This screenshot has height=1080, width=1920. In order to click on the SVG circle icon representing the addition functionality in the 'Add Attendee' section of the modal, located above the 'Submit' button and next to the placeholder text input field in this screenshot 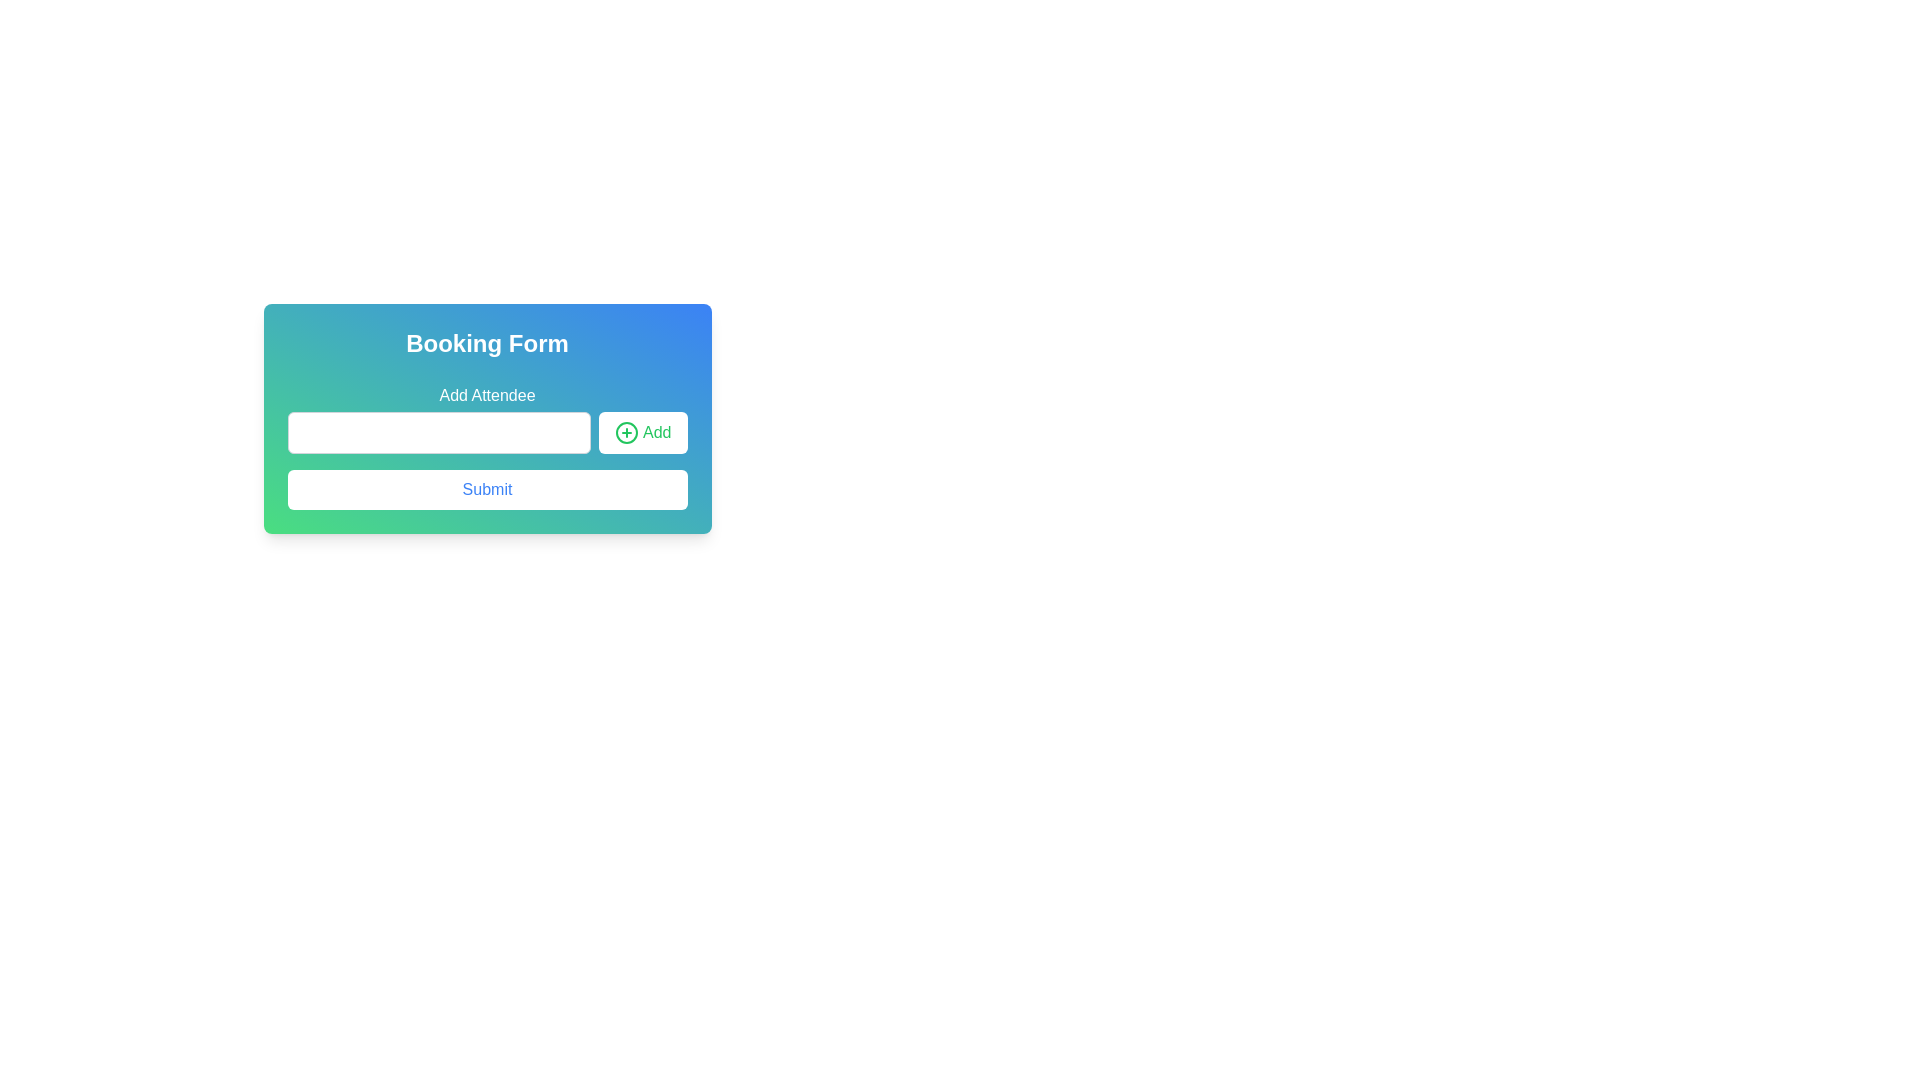, I will do `click(626, 432)`.